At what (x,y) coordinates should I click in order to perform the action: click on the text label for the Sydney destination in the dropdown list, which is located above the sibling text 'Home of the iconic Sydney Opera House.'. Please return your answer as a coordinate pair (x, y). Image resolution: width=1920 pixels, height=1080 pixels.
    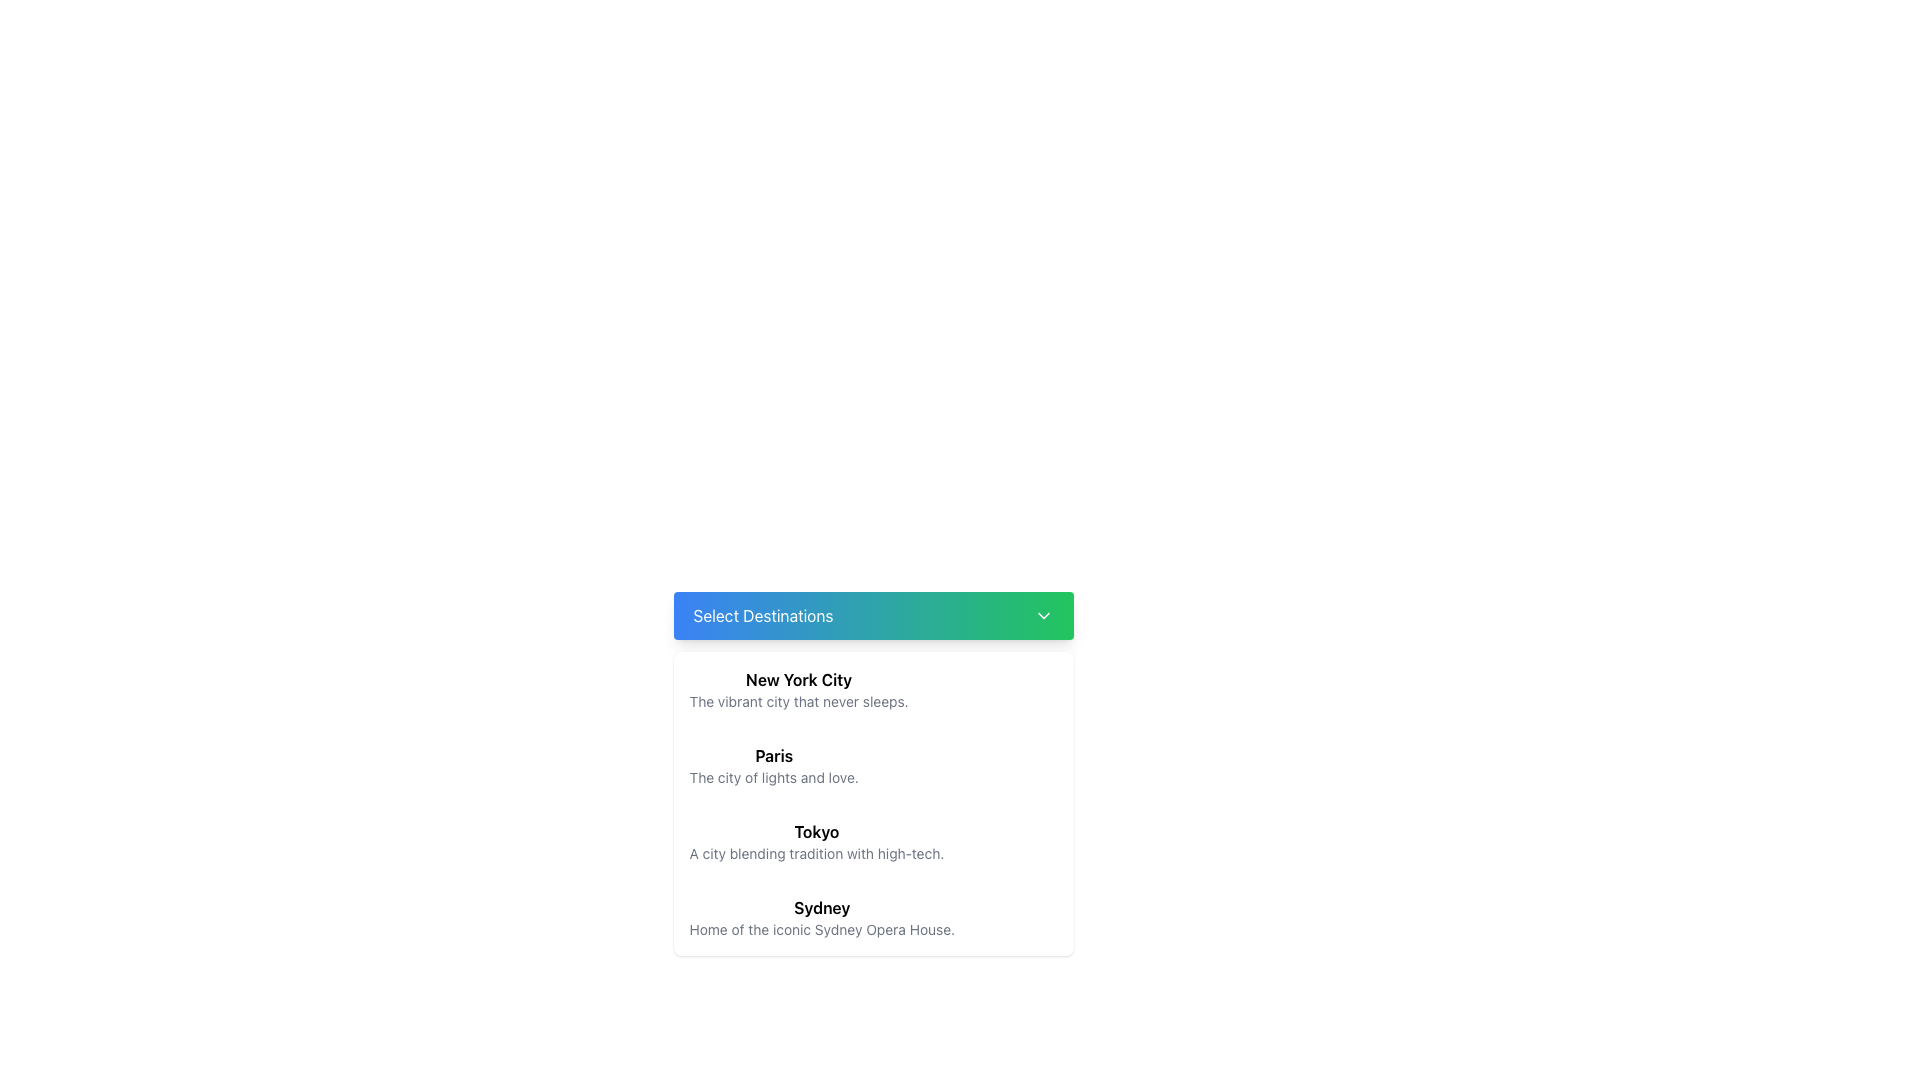
    Looking at the image, I should click on (822, 907).